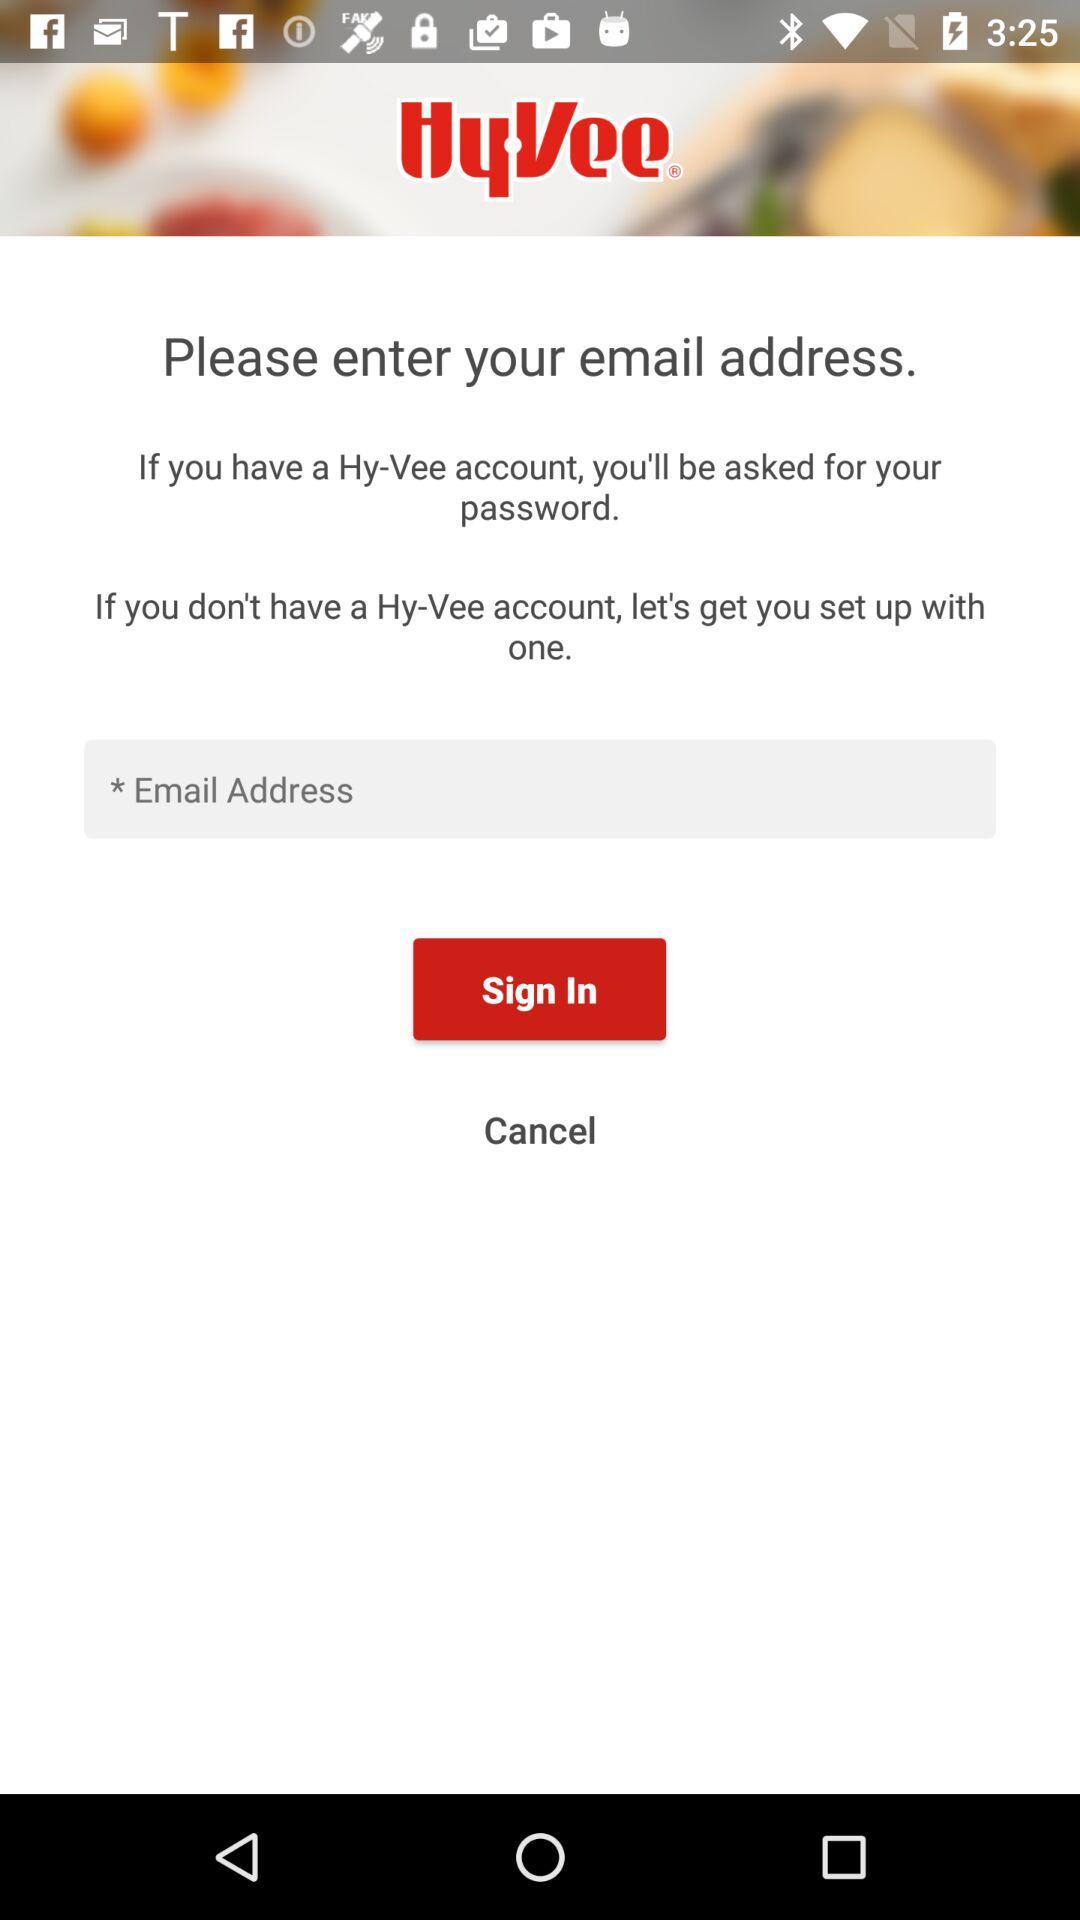 The image size is (1080, 1920). I want to click on the sign in, so click(538, 989).